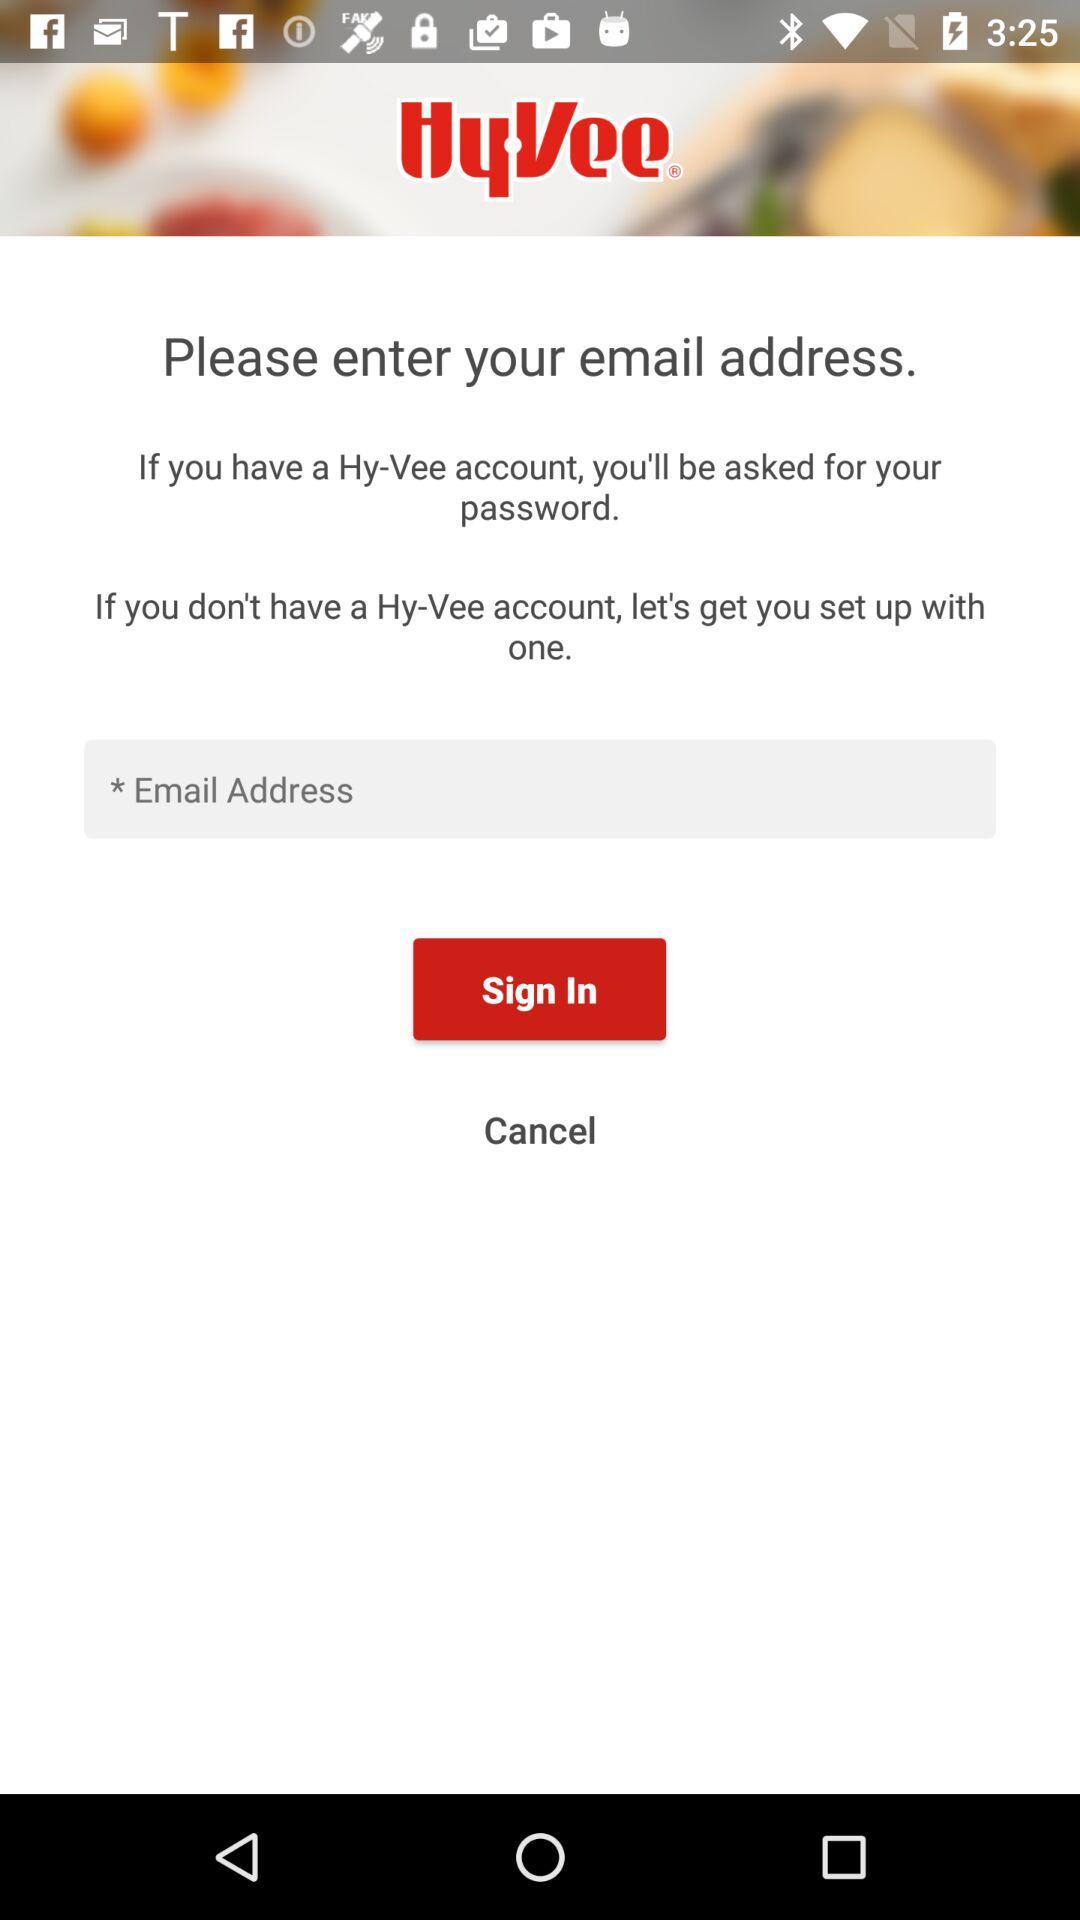 The image size is (1080, 1920). I want to click on the sign in, so click(538, 989).